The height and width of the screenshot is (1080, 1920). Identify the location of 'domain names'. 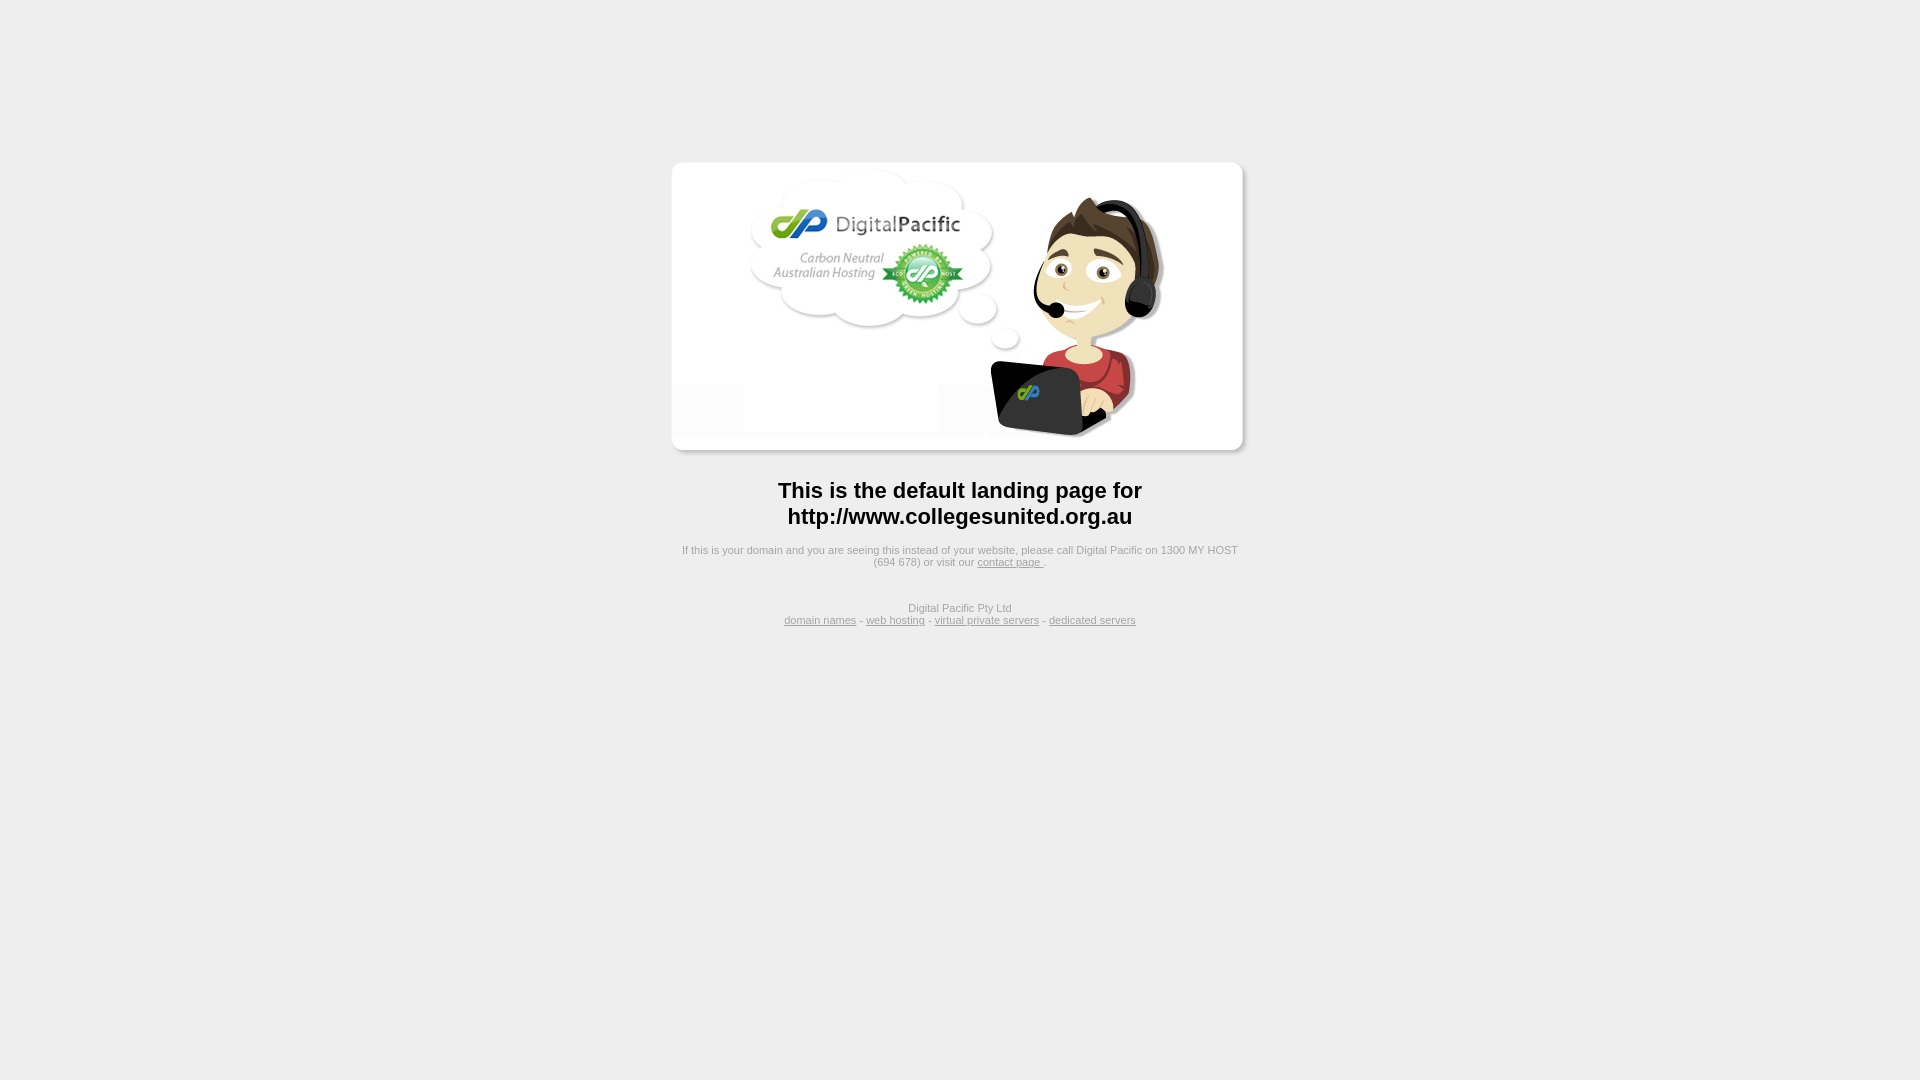
(820, 619).